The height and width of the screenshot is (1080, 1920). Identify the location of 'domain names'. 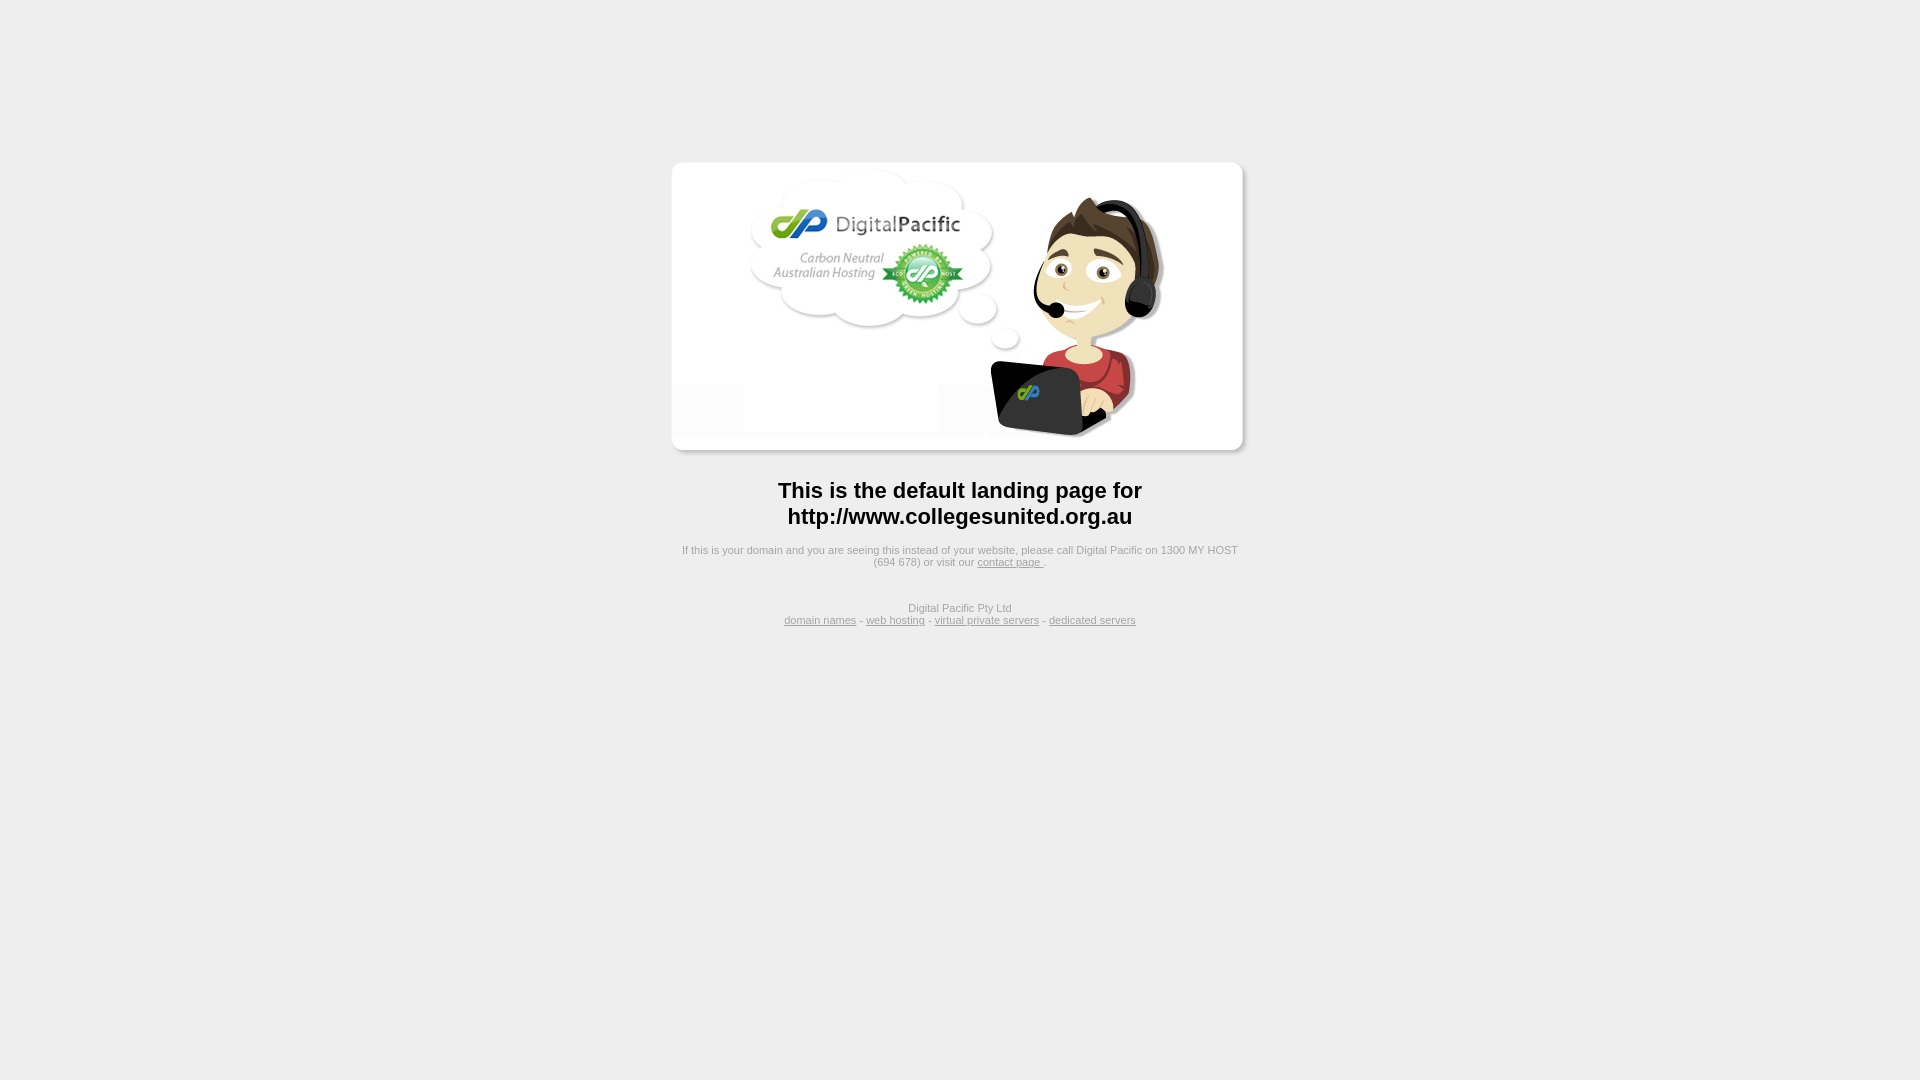
(820, 619).